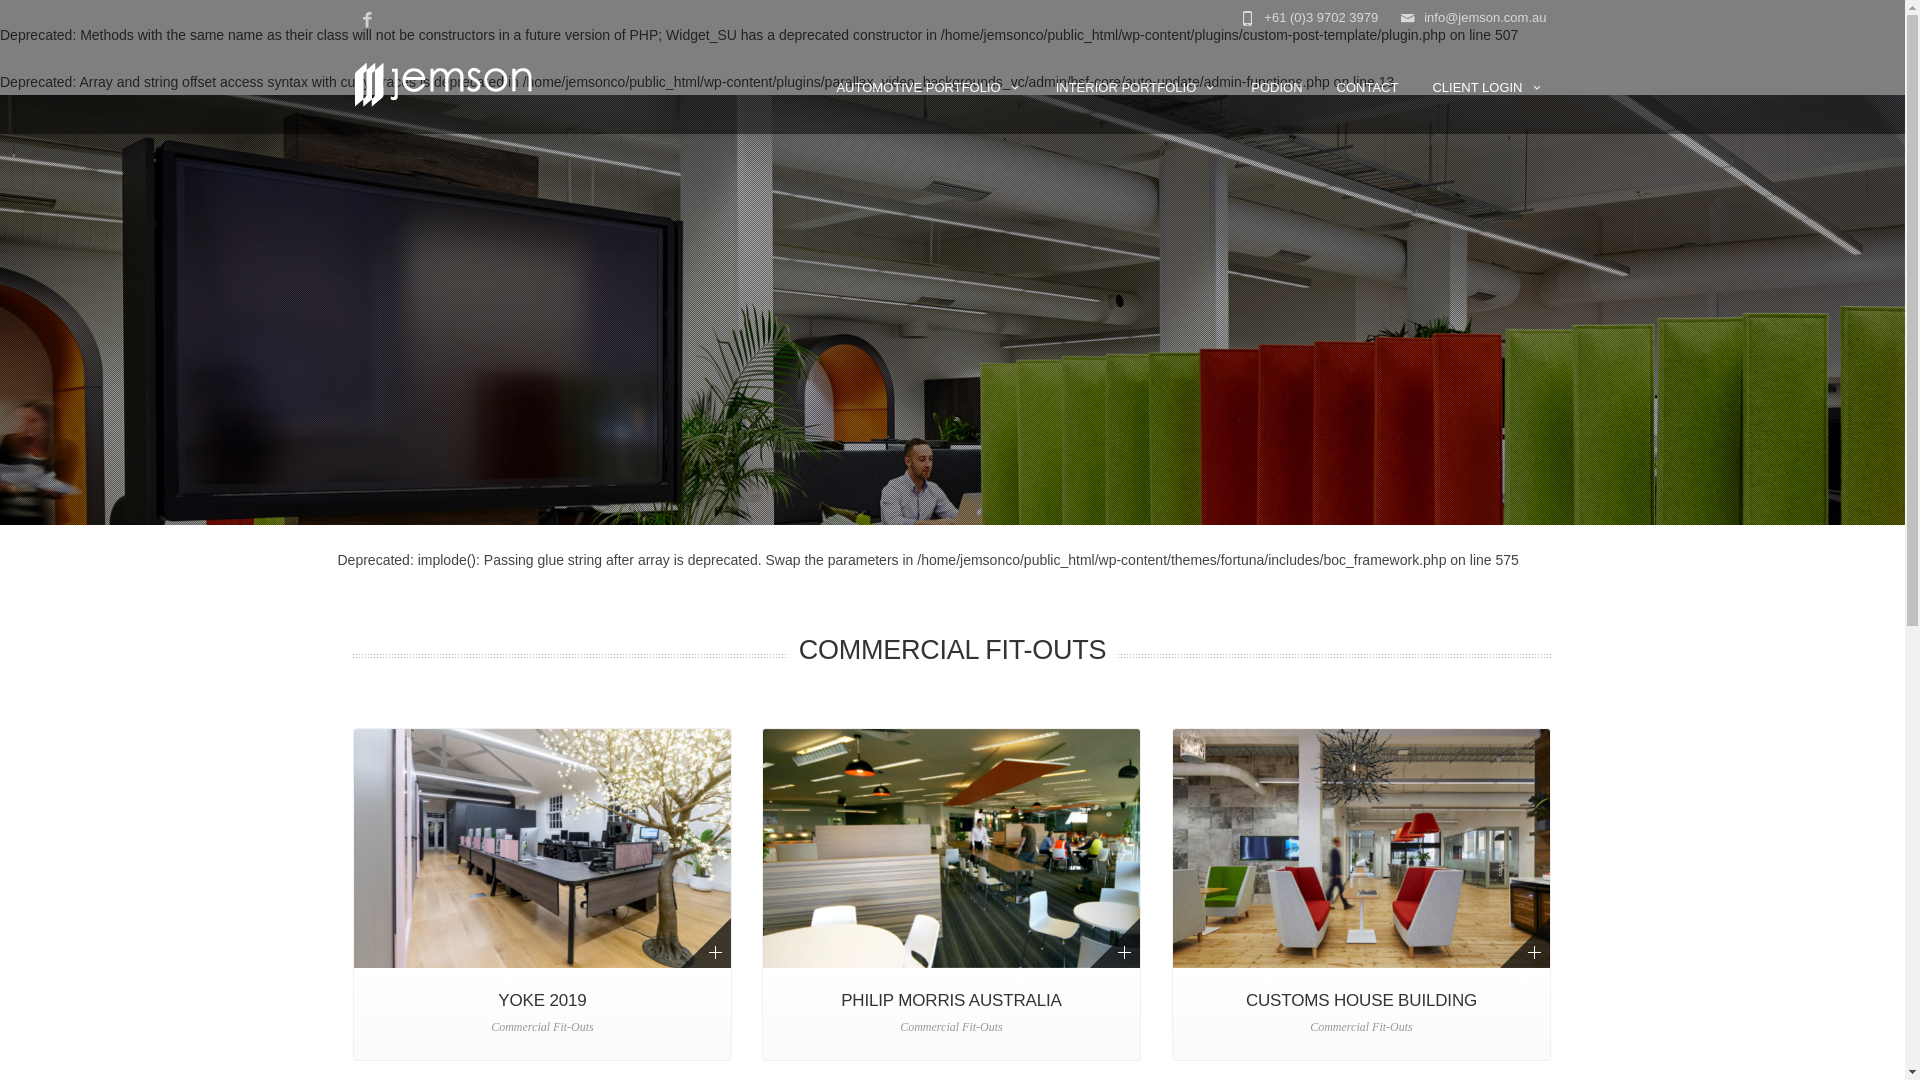 The width and height of the screenshot is (1920, 1080). What do you see at coordinates (822, 862) in the screenshot?
I see `'Home'` at bounding box center [822, 862].